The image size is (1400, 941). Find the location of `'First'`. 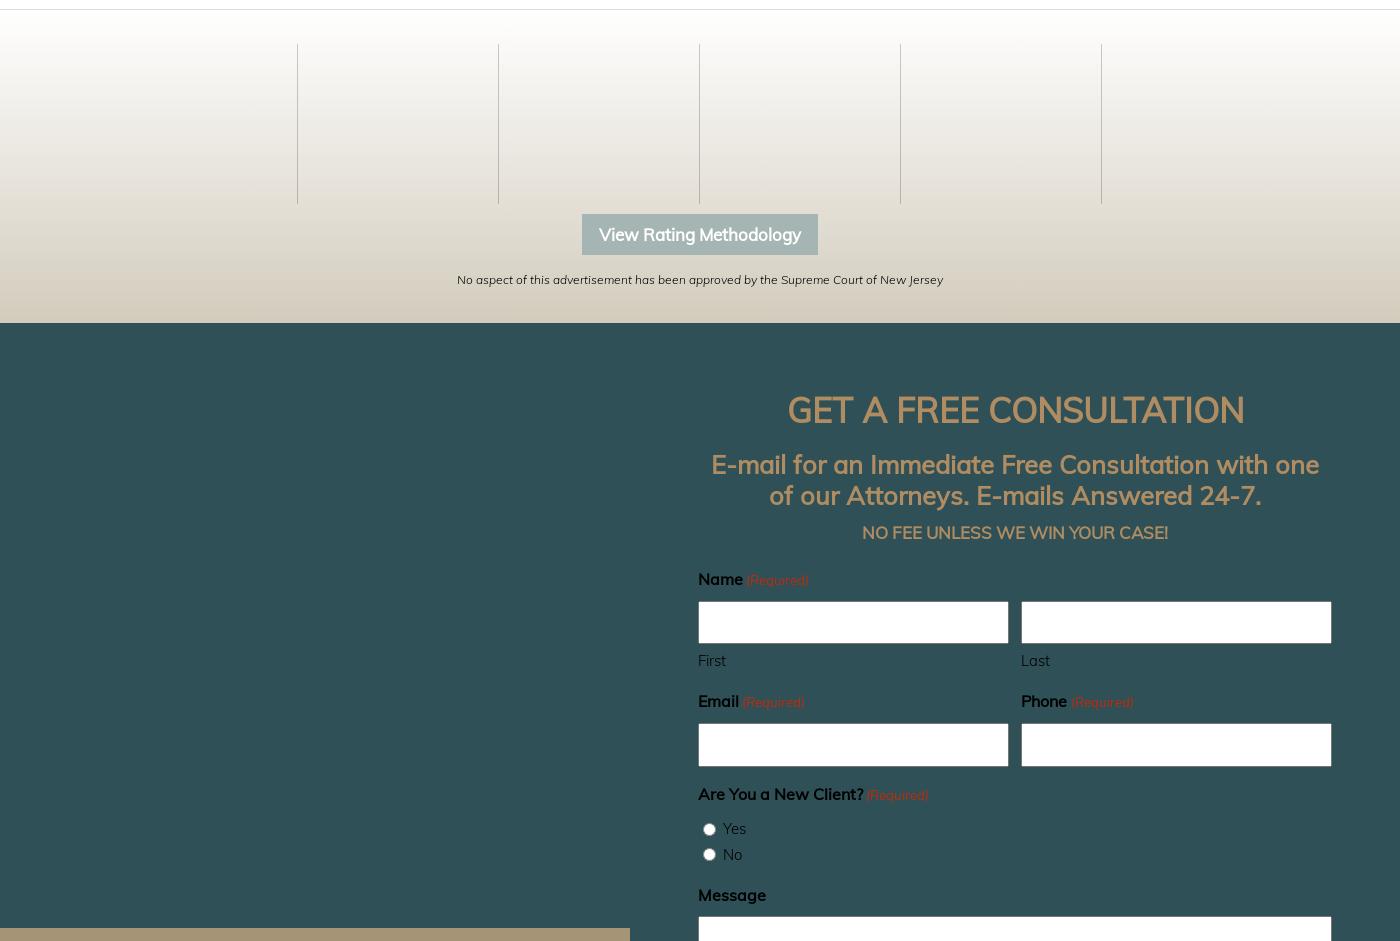

'First' is located at coordinates (698, 659).